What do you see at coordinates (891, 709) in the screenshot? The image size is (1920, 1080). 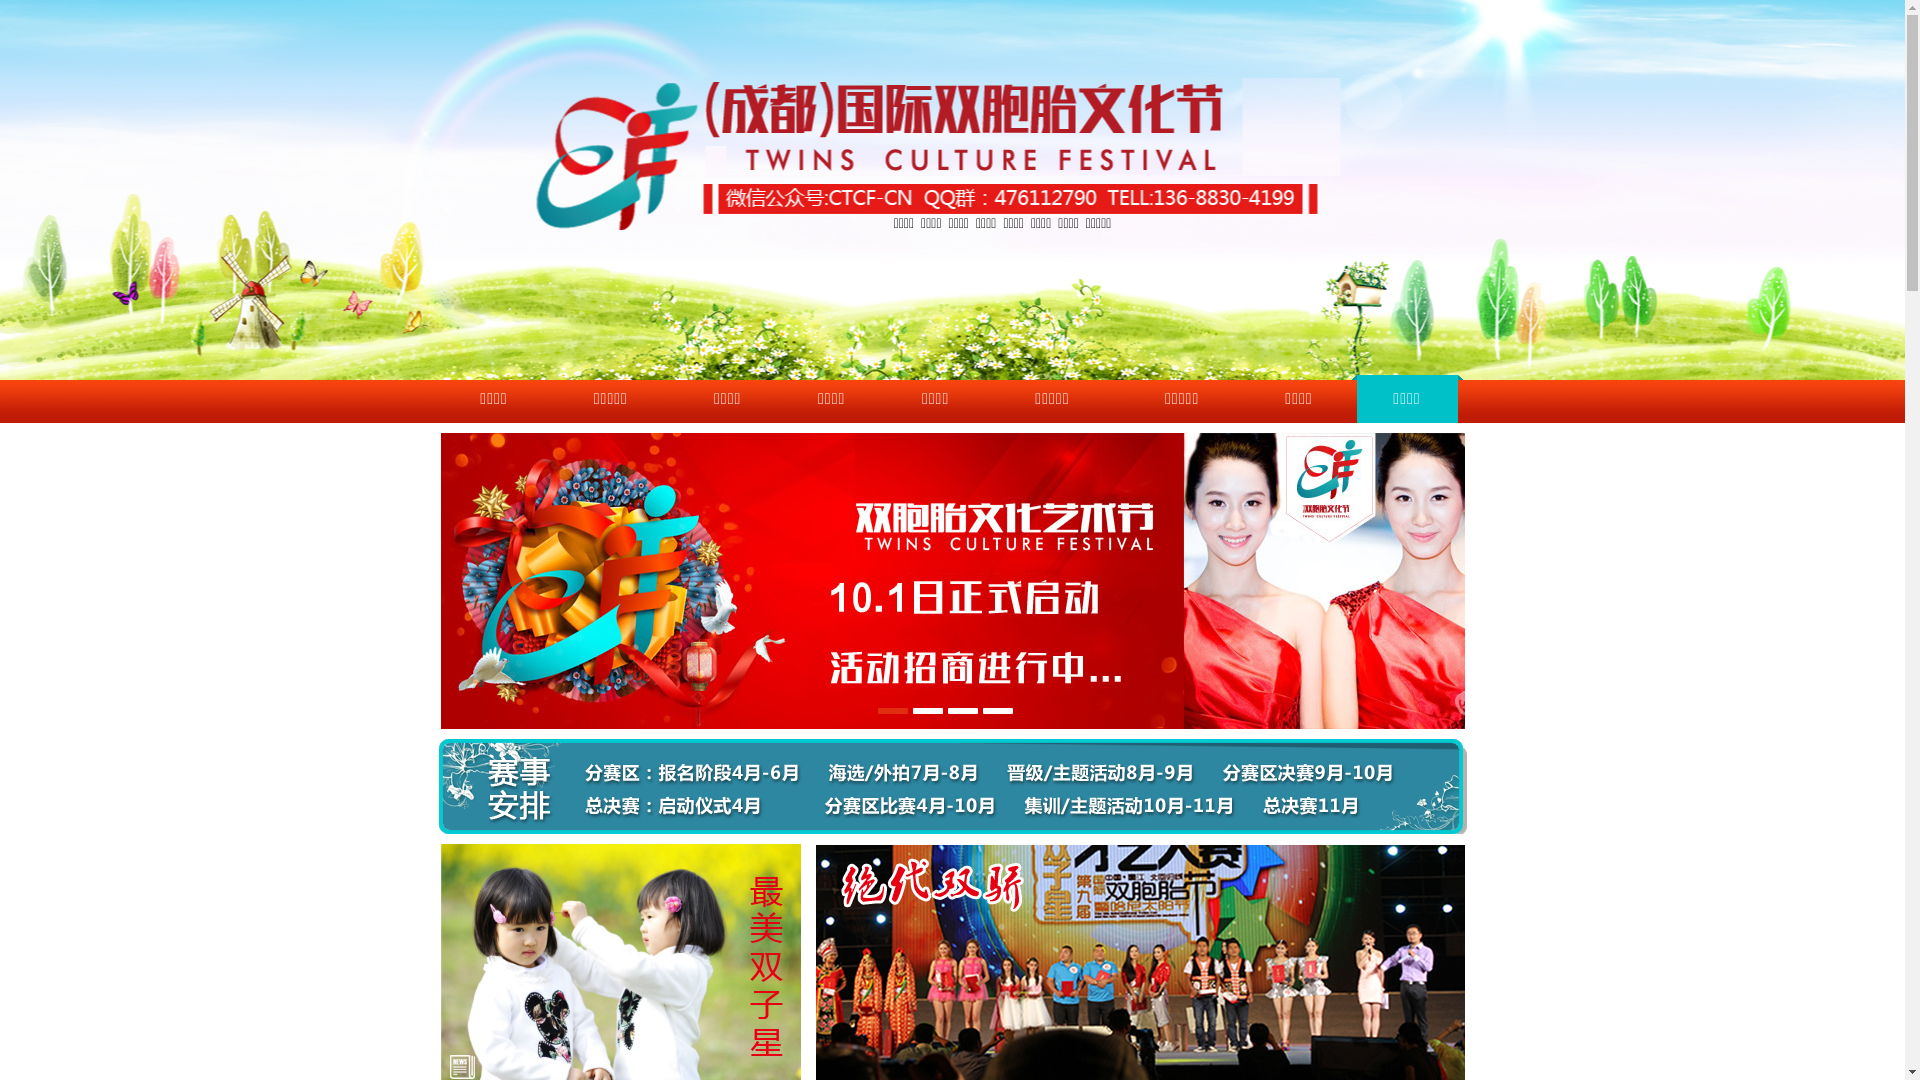 I see `'1'` at bounding box center [891, 709].